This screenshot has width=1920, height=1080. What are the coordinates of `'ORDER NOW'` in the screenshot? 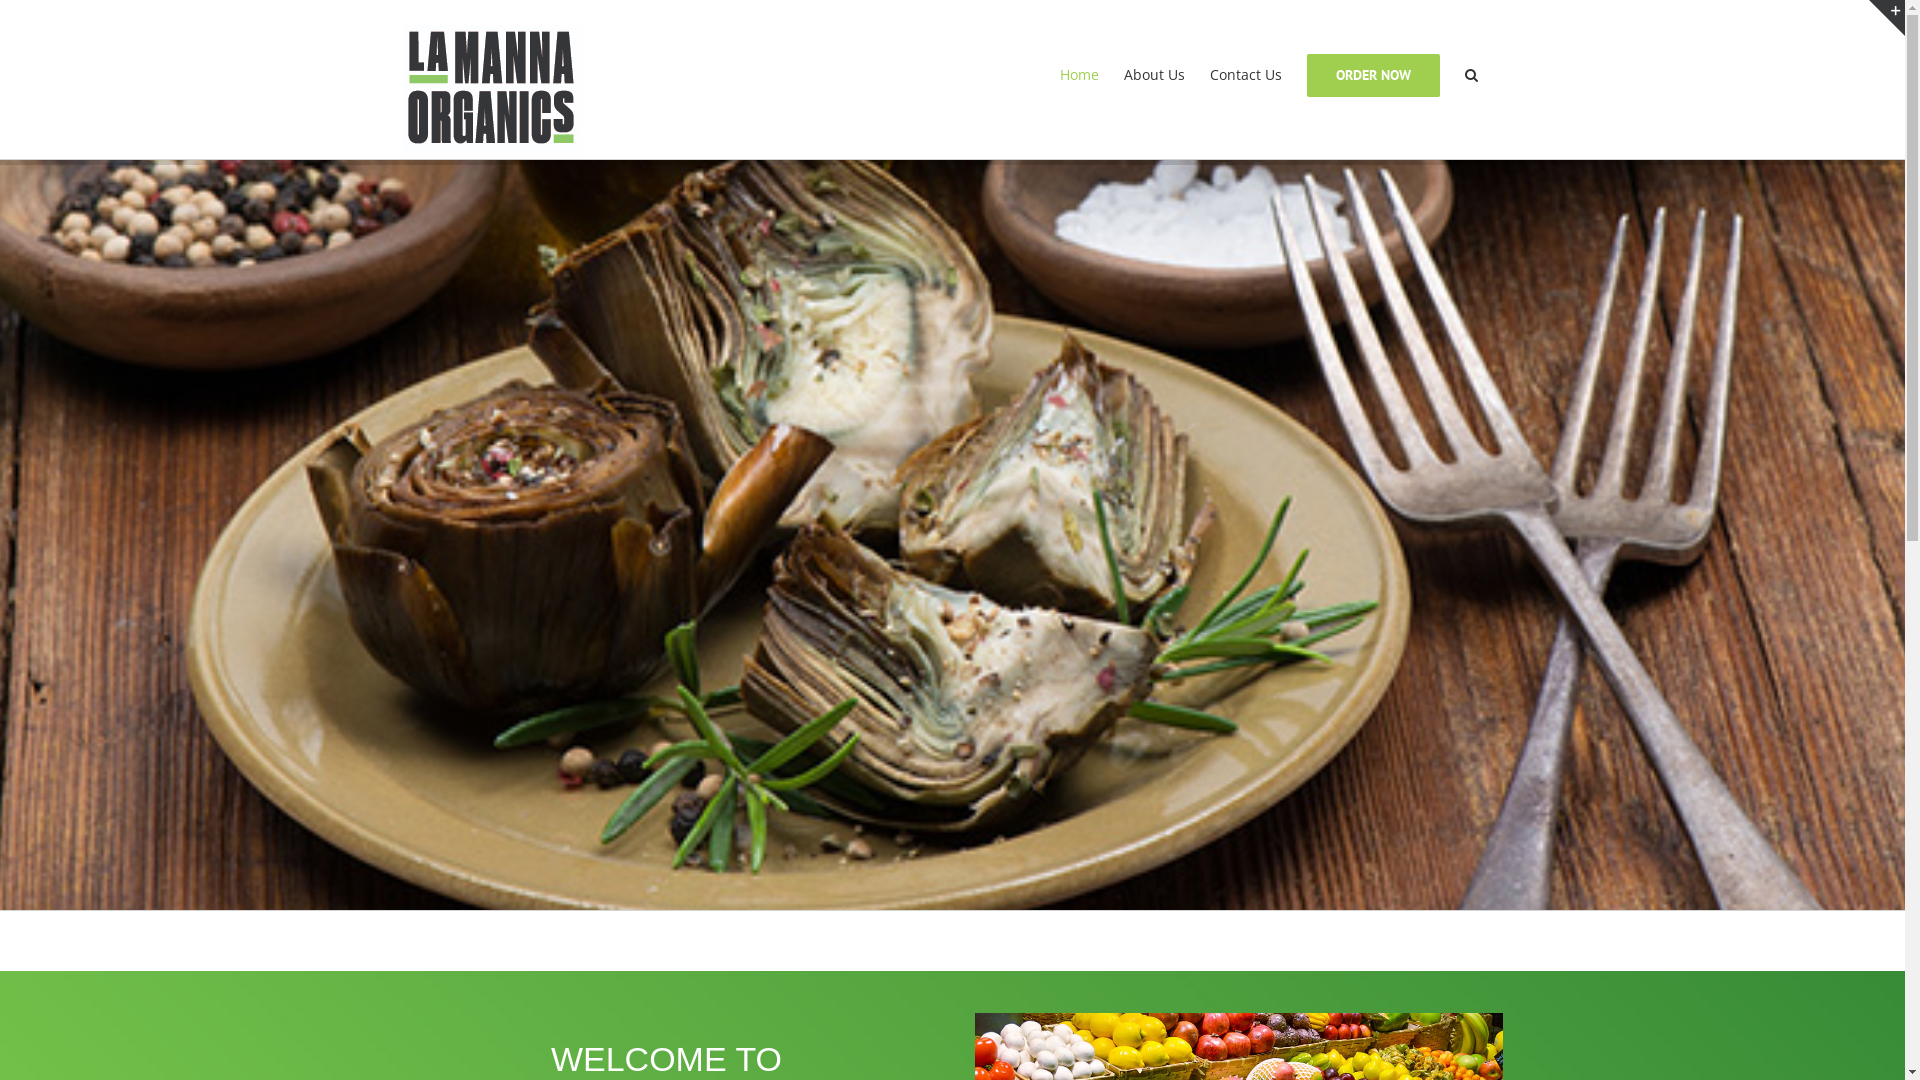 It's located at (1371, 73).